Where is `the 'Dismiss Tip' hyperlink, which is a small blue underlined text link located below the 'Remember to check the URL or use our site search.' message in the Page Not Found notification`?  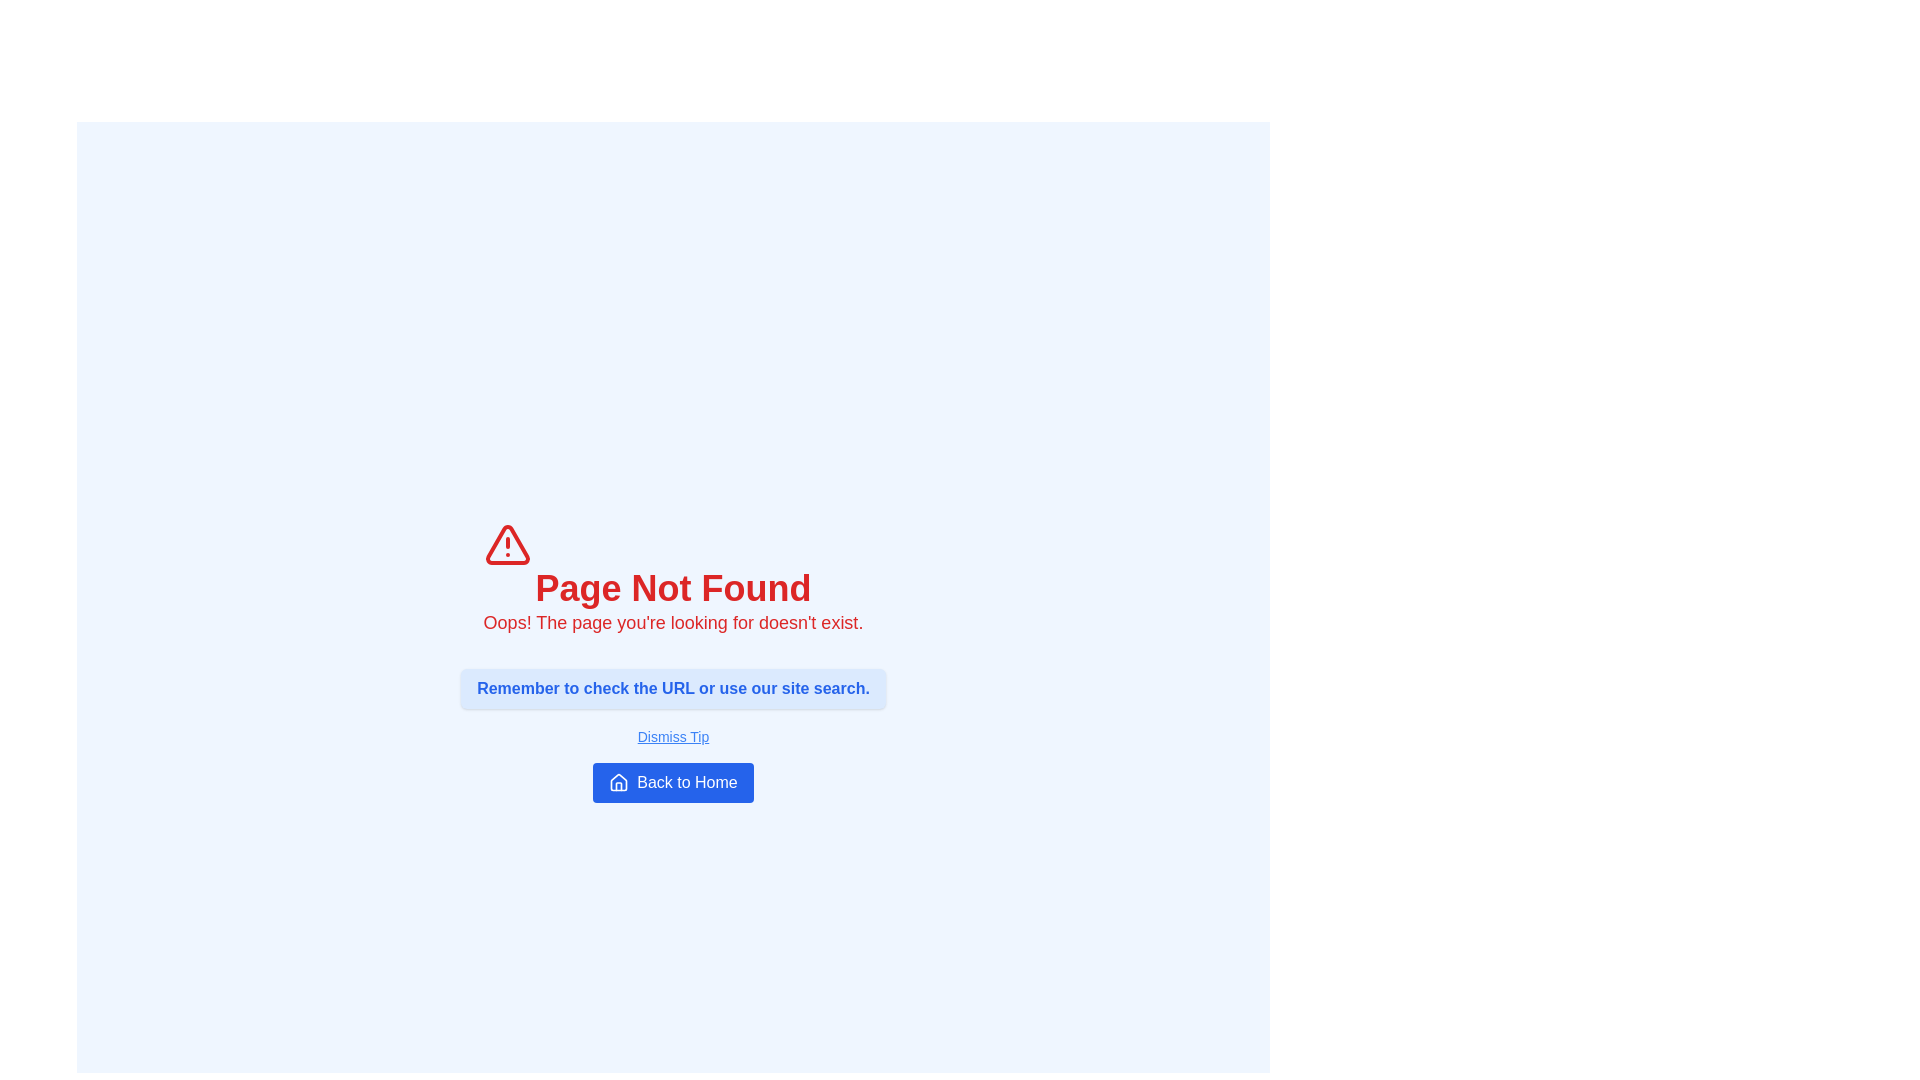
the 'Dismiss Tip' hyperlink, which is a small blue underlined text link located below the 'Remember to check the URL or use our site search.' message in the Page Not Found notification is located at coordinates (673, 736).